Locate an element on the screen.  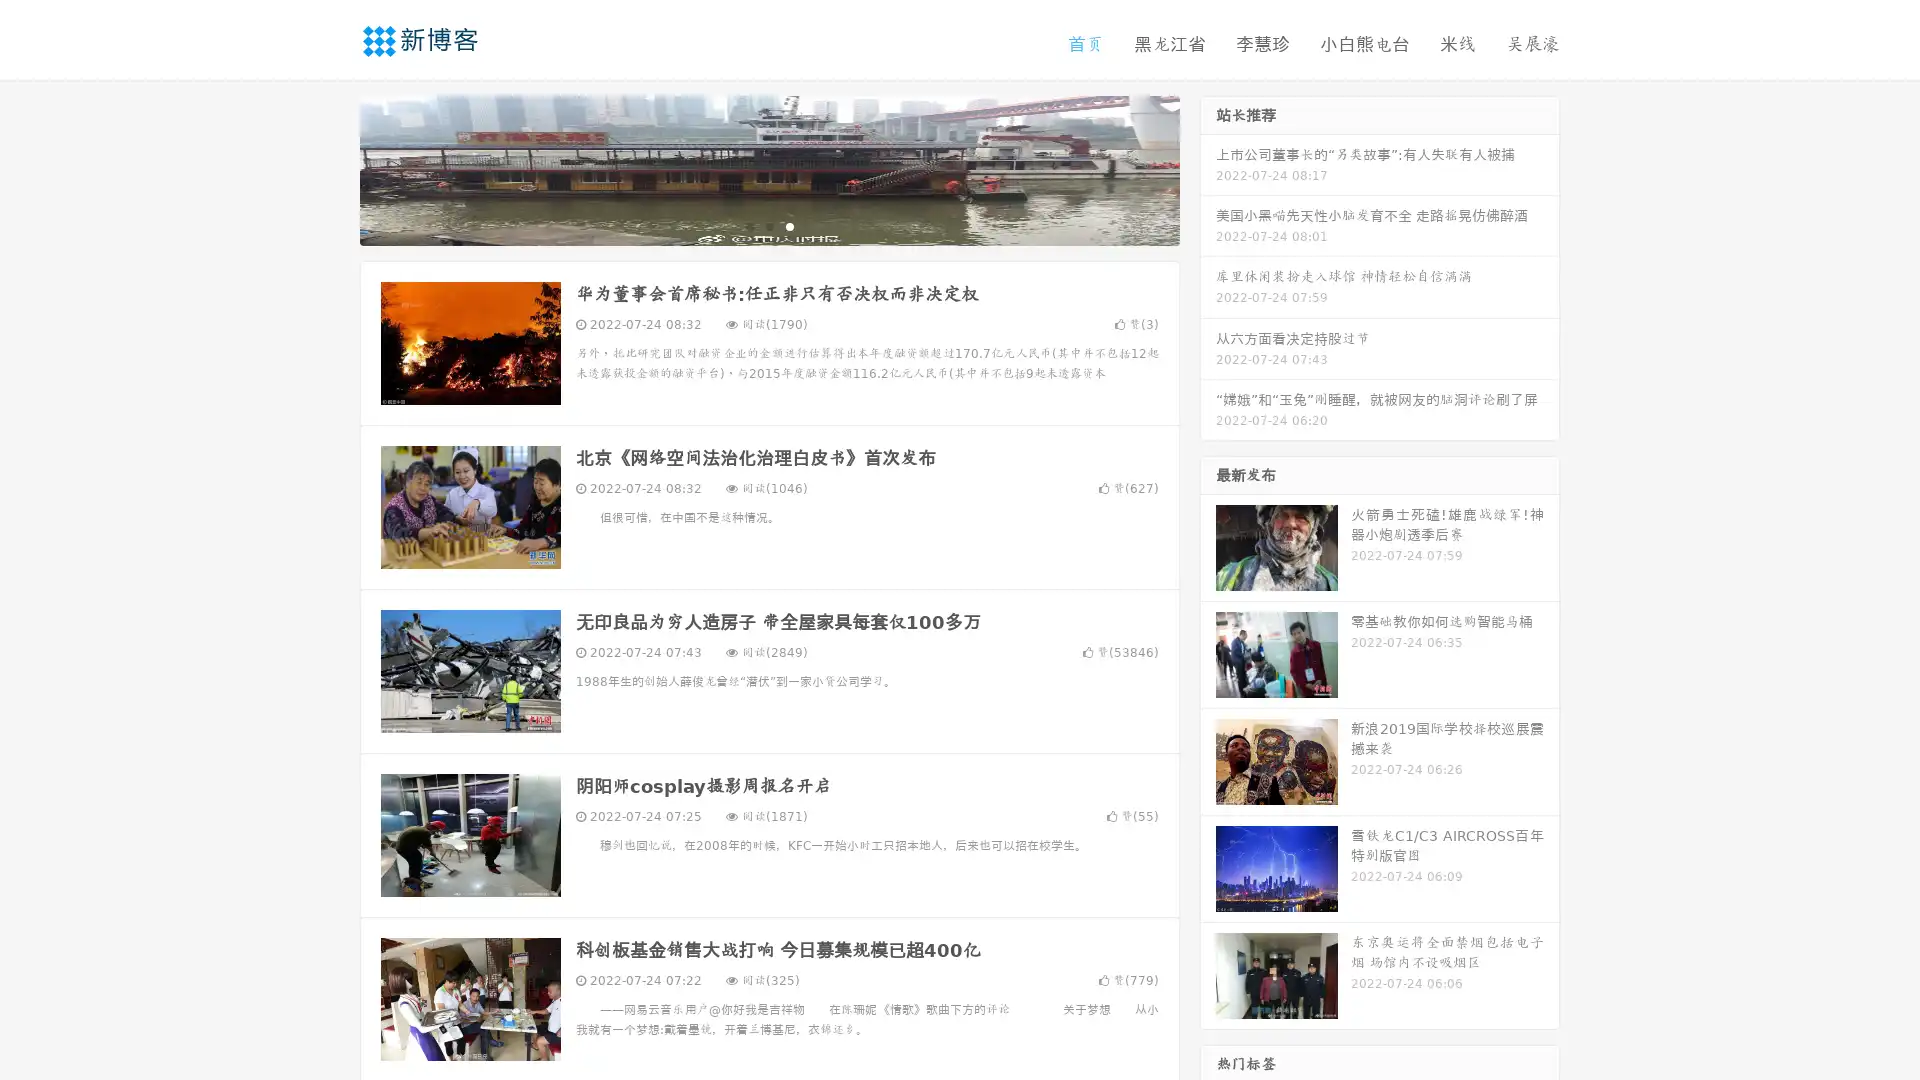
Go to slide 2 is located at coordinates (768, 225).